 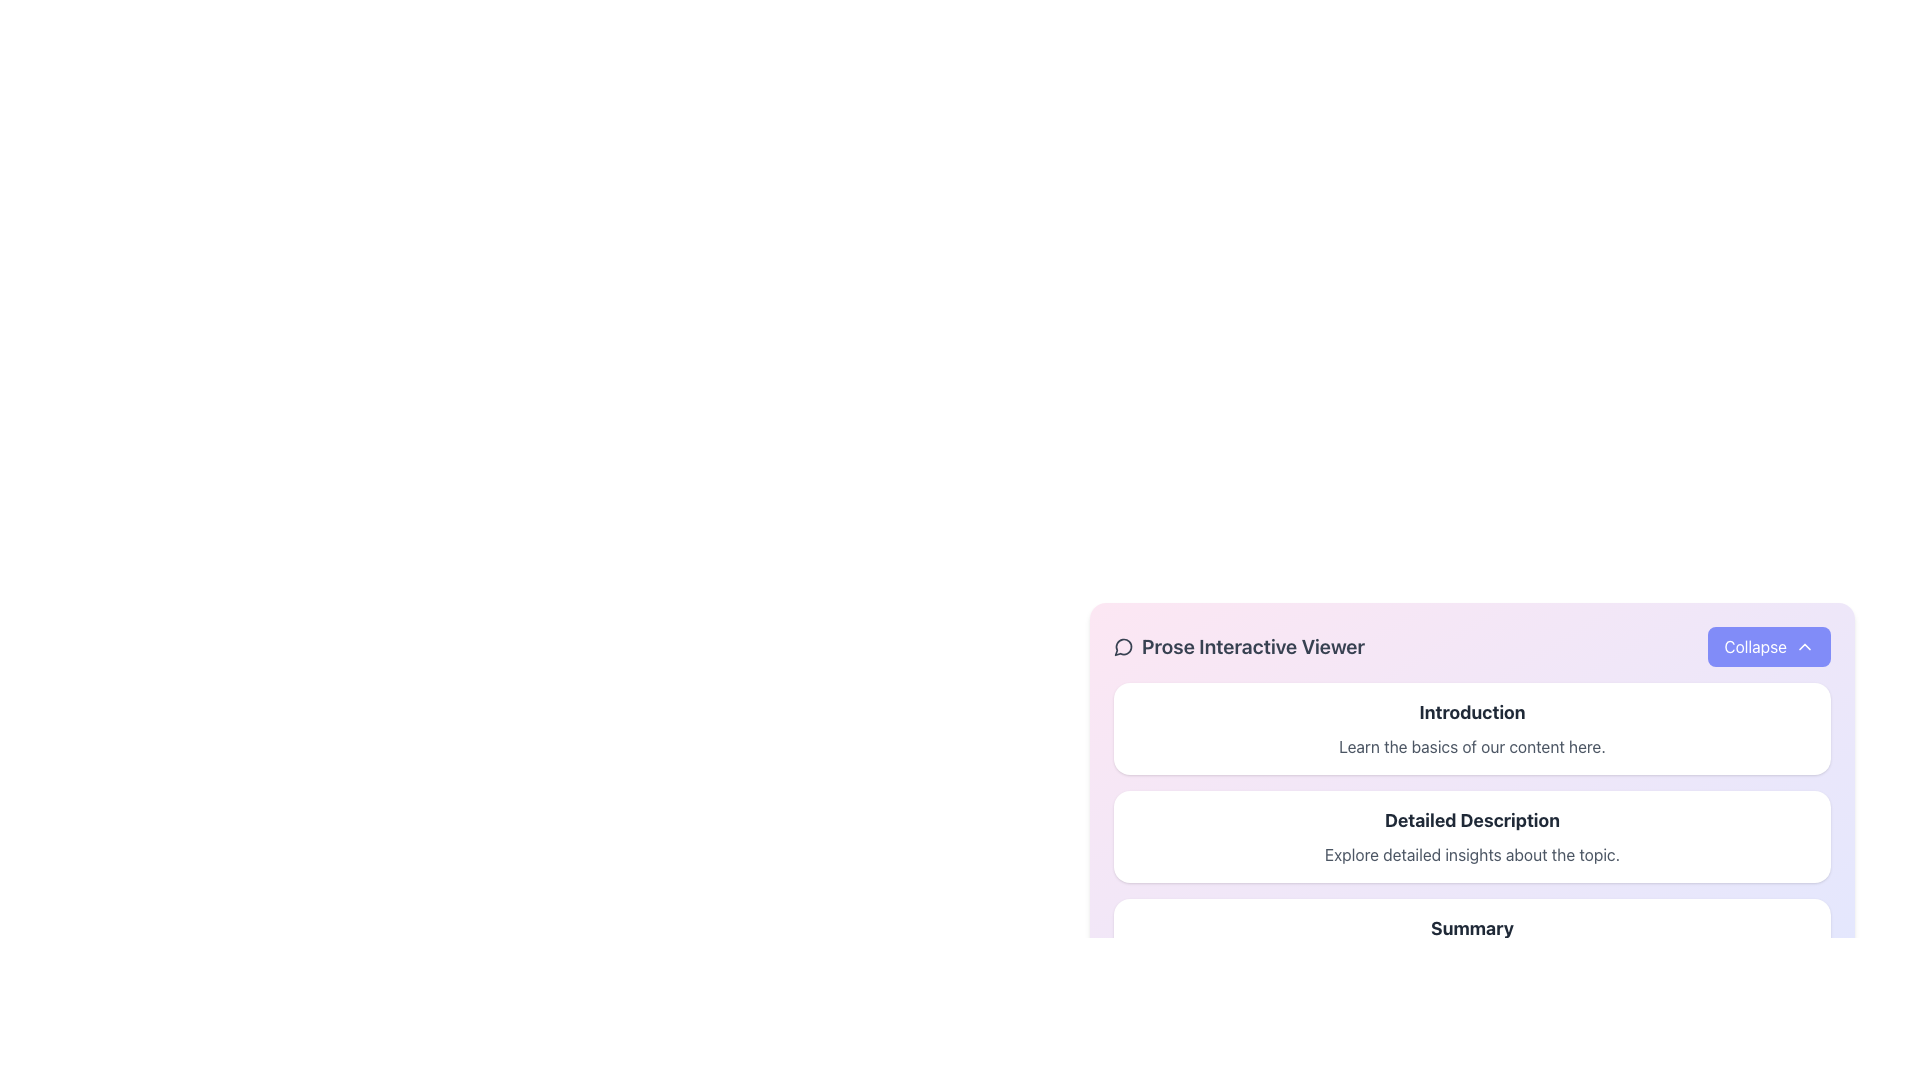 I want to click on the textual component reading 'Explore detailed insights about the topic.', which is styled in gray and located beneath the heading 'Detailed Description', so click(x=1472, y=855).